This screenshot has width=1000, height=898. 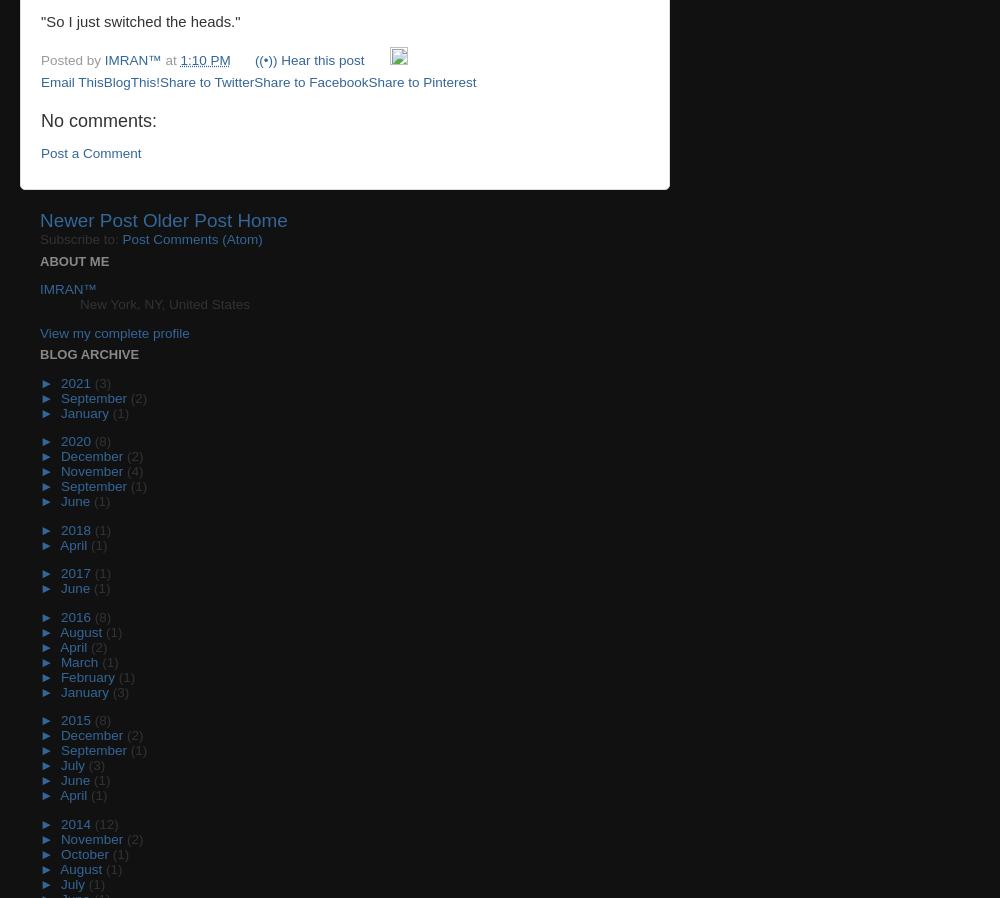 I want to click on 'Blog Archive', so click(x=40, y=354).